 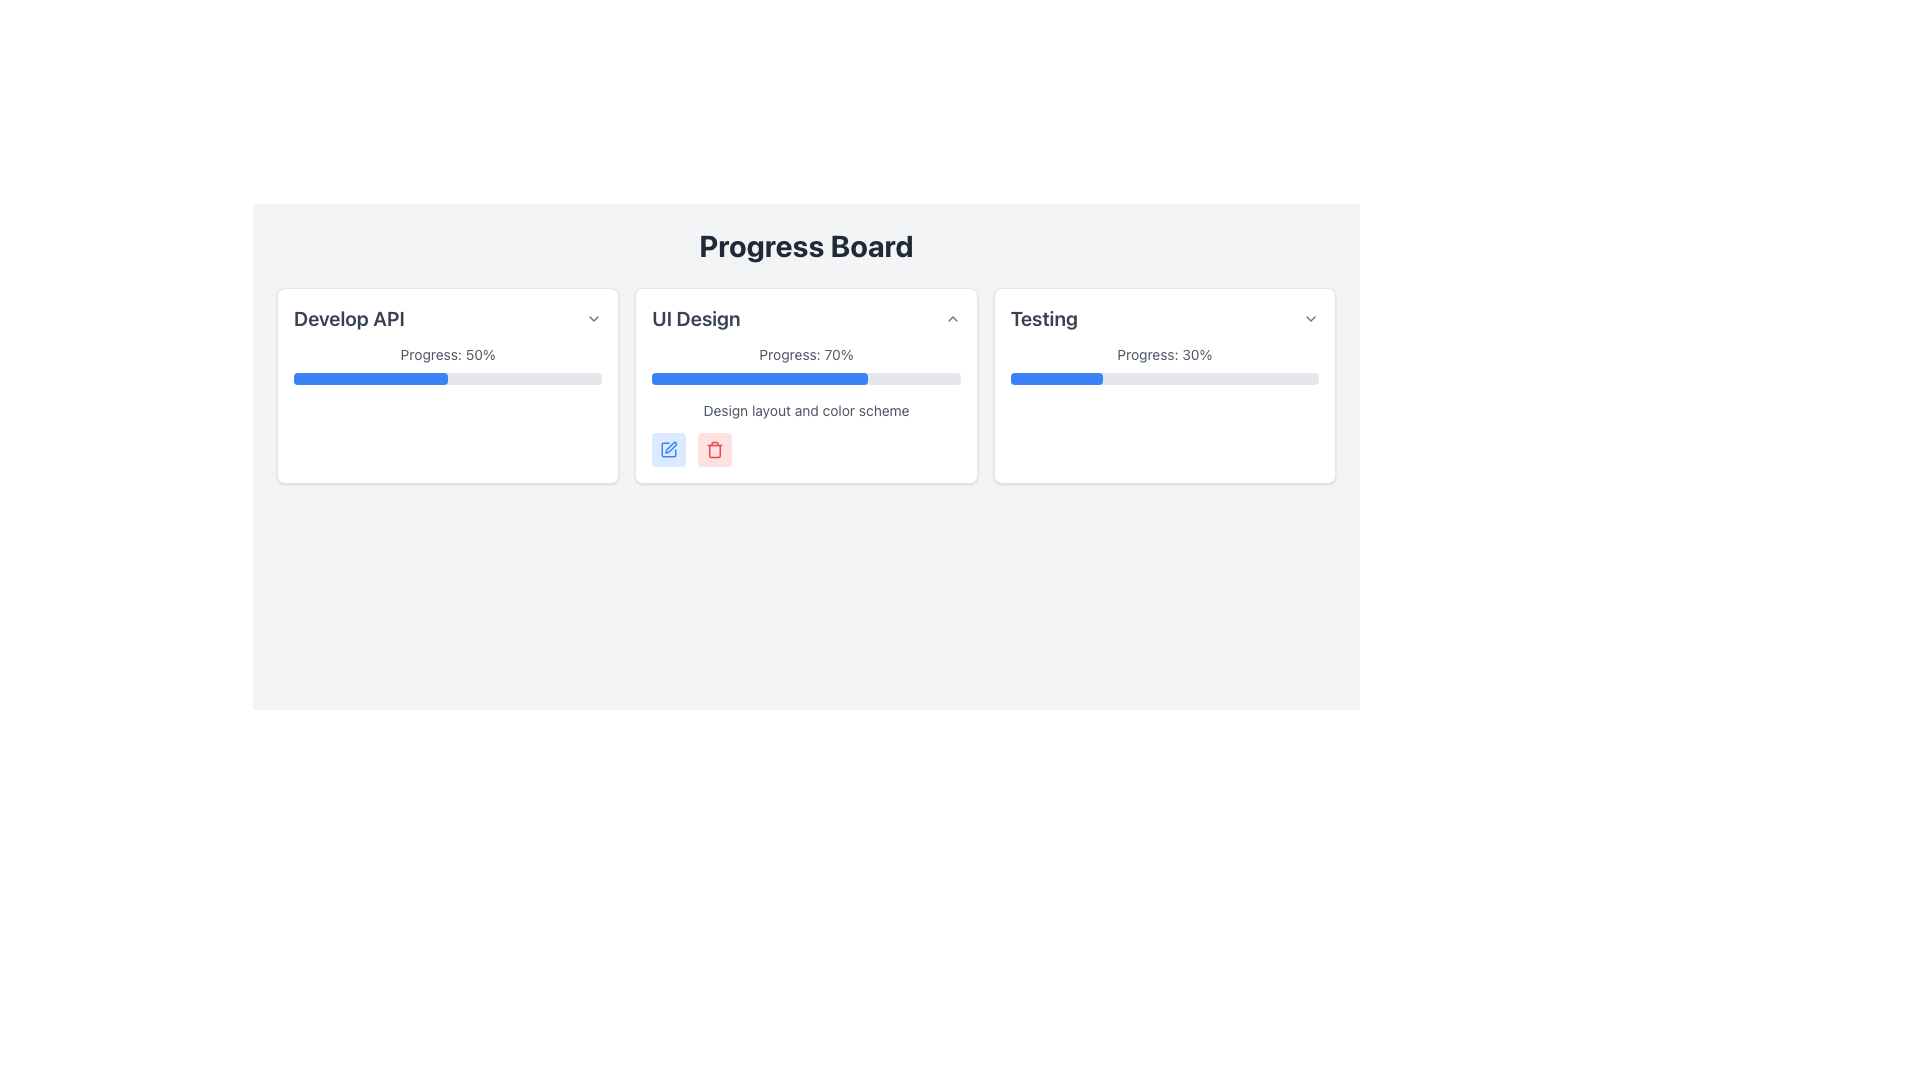 What do you see at coordinates (806, 353) in the screenshot?
I see `the text label that shows 70% completion for the 'UI Design' item to potentially see additional details or tooltips` at bounding box center [806, 353].